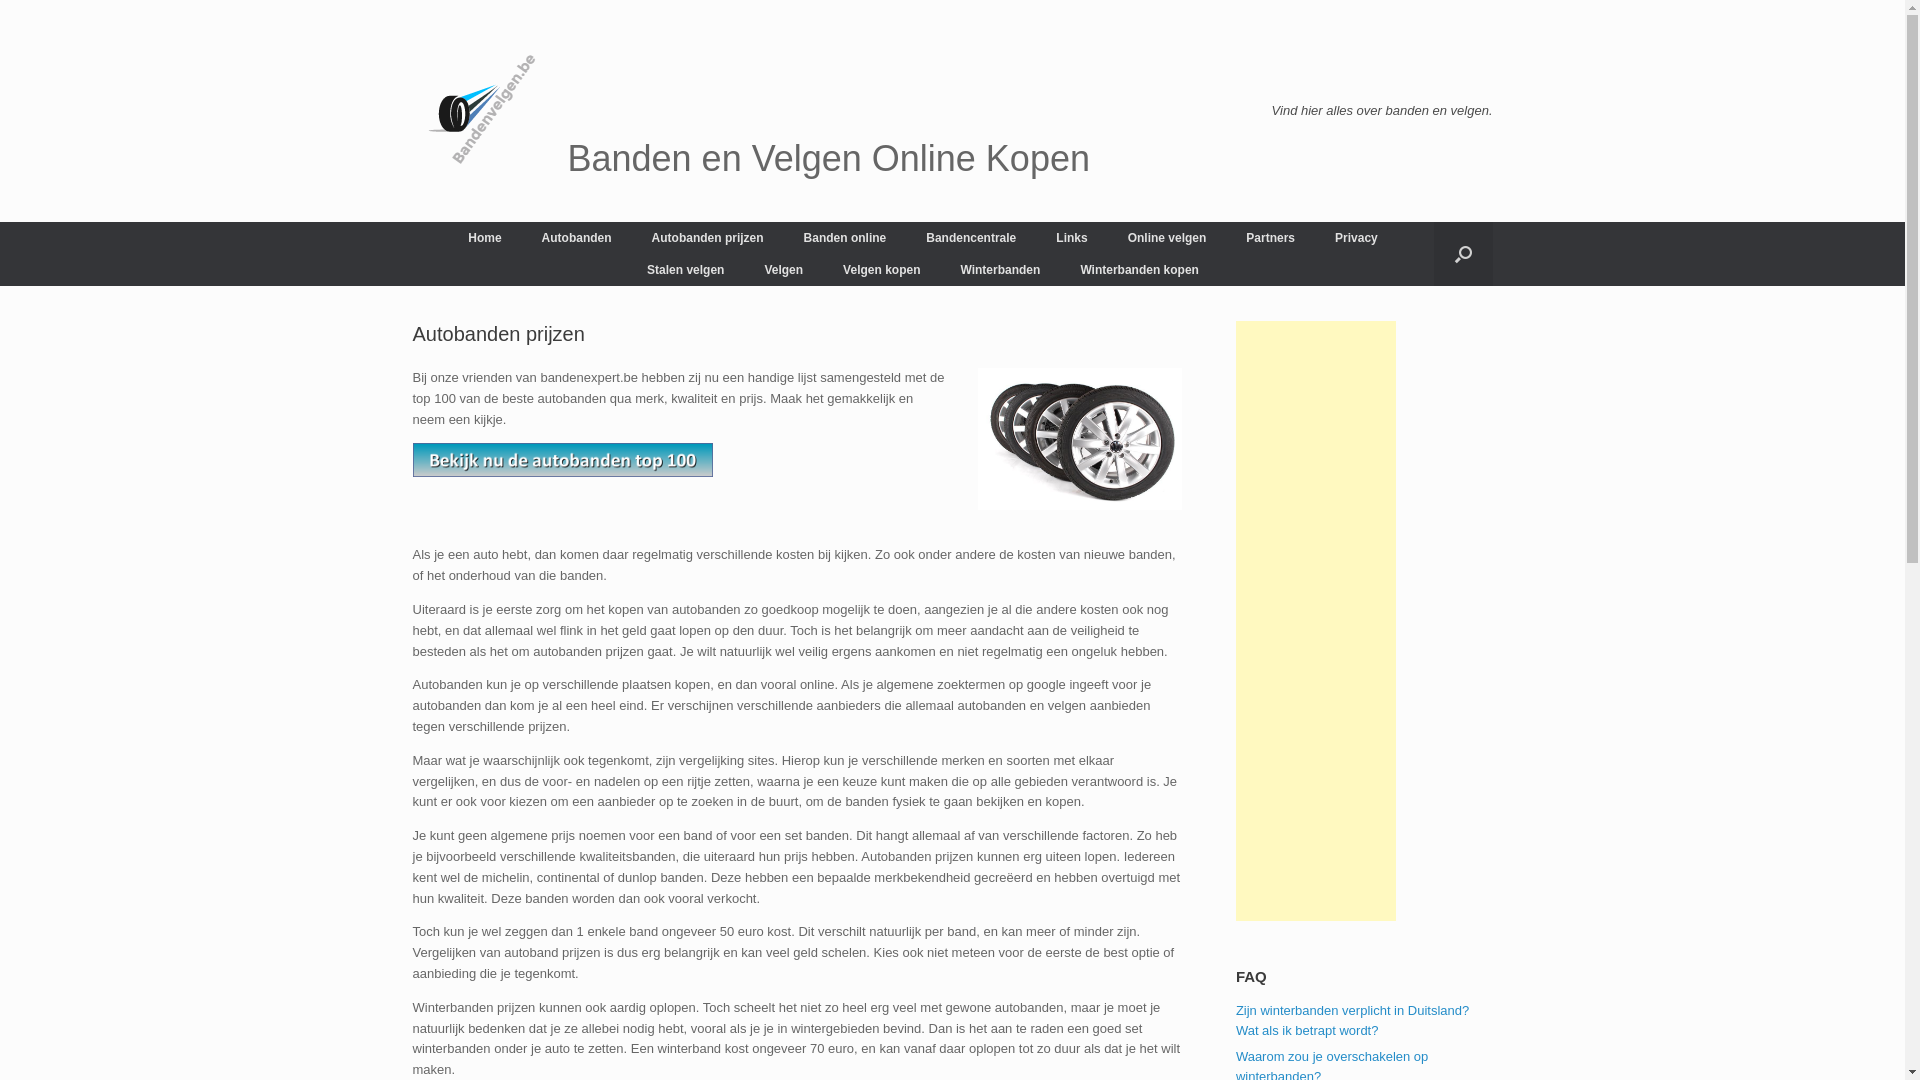 Image resolution: width=1920 pixels, height=1080 pixels. I want to click on 'Velgen', so click(782, 270).